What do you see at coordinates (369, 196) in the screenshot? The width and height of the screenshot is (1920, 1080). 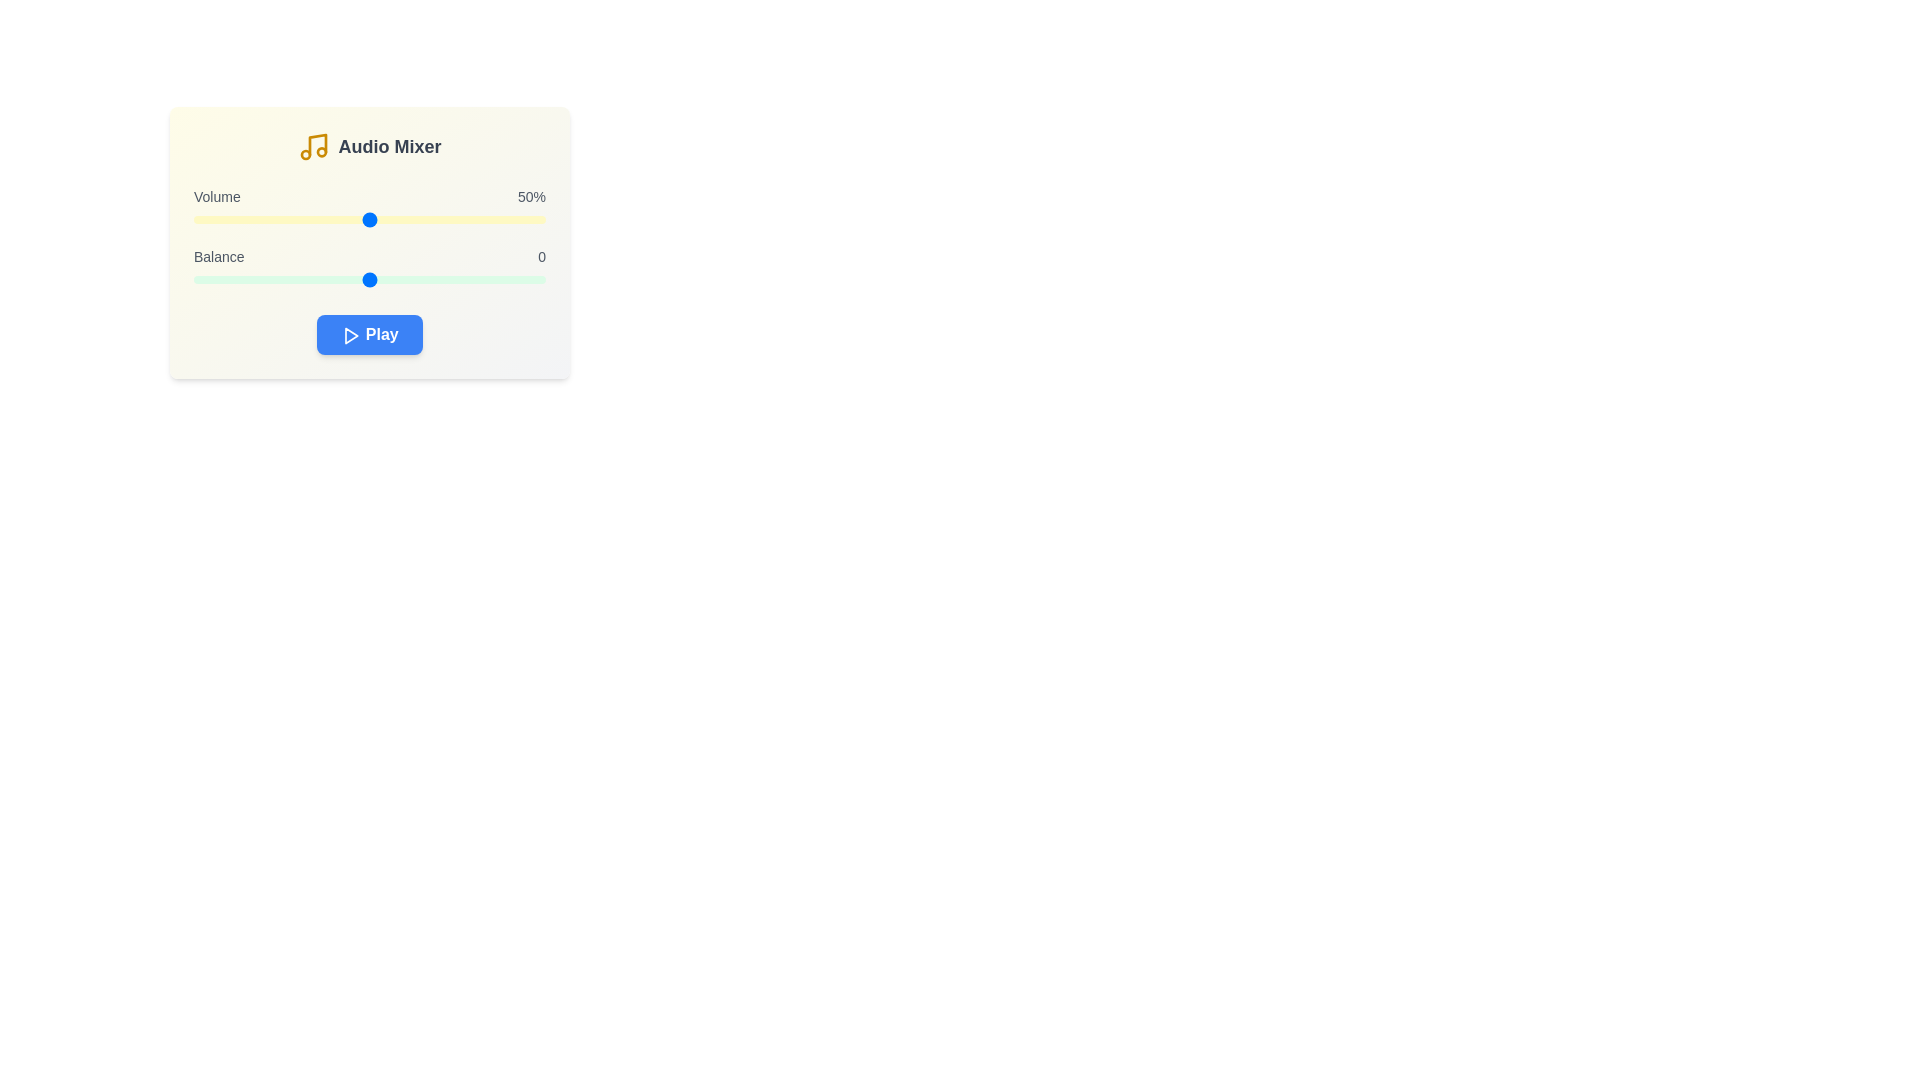 I see `the 'Volume' text label, which is a gray font aligned to the left and right with '50%', positioned above a yellow slider in the Audio Mixer section` at bounding box center [369, 196].